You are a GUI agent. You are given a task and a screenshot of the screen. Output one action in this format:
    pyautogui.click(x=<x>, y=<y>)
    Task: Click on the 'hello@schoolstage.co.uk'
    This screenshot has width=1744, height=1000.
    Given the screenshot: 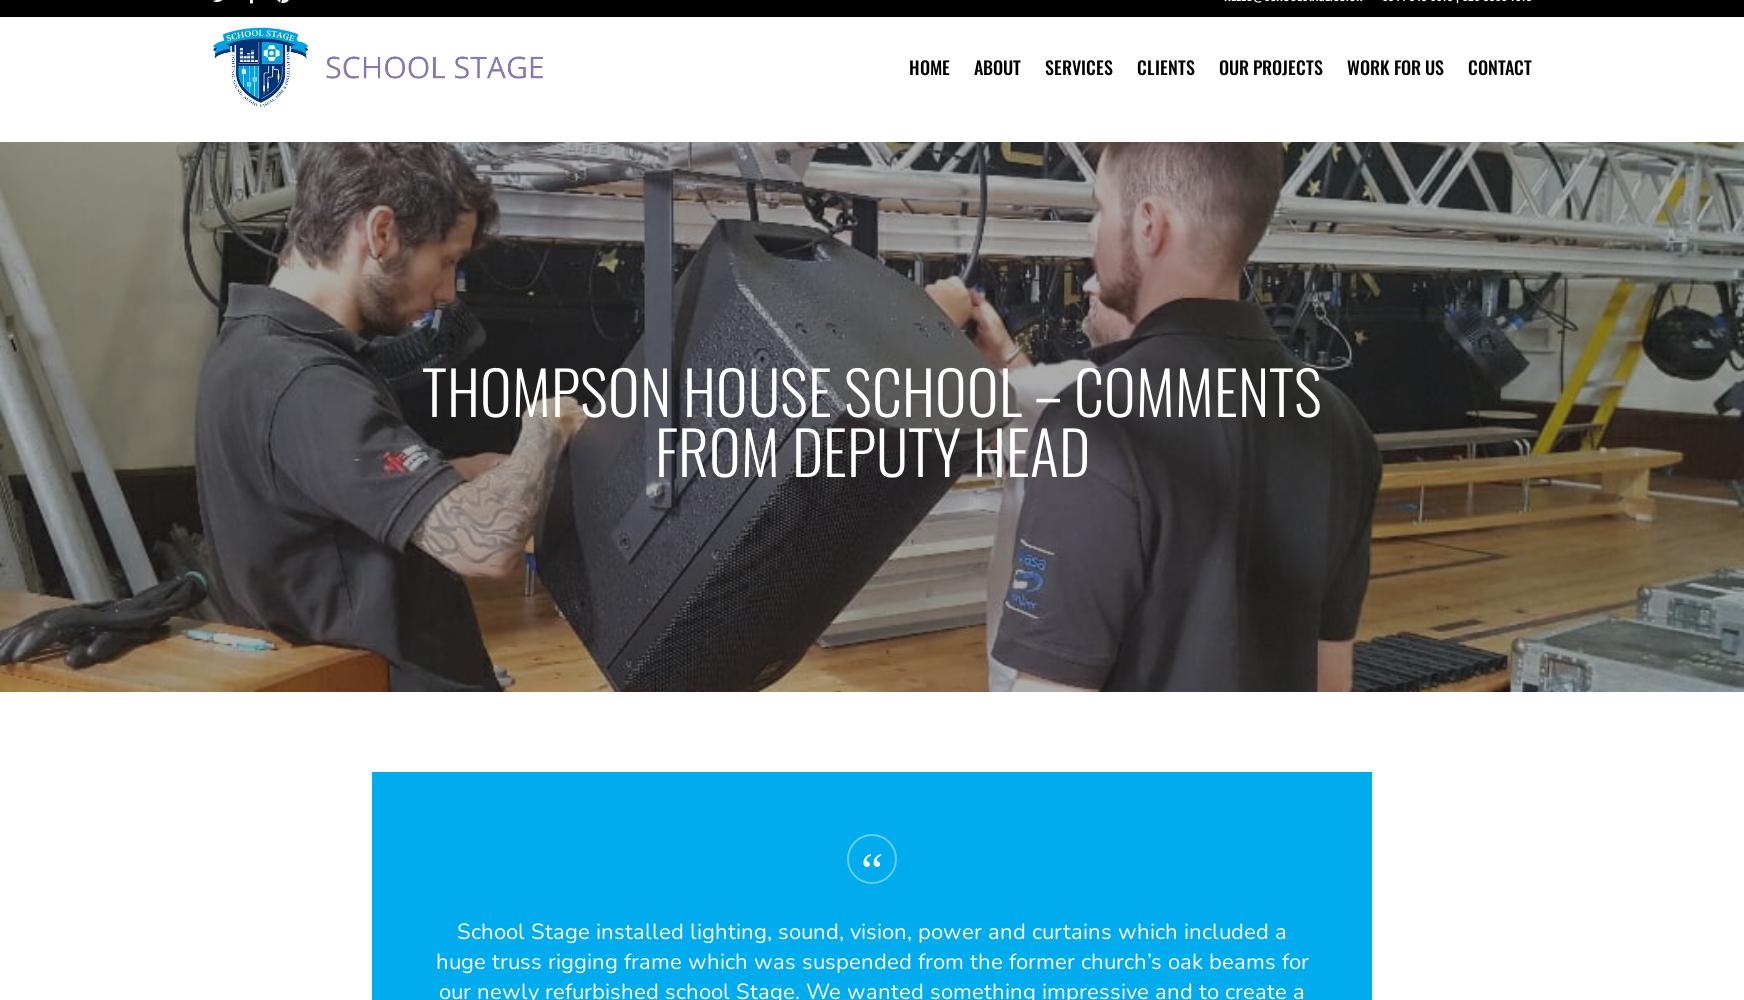 What is the action you would take?
    pyautogui.click(x=1293, y=20)
    